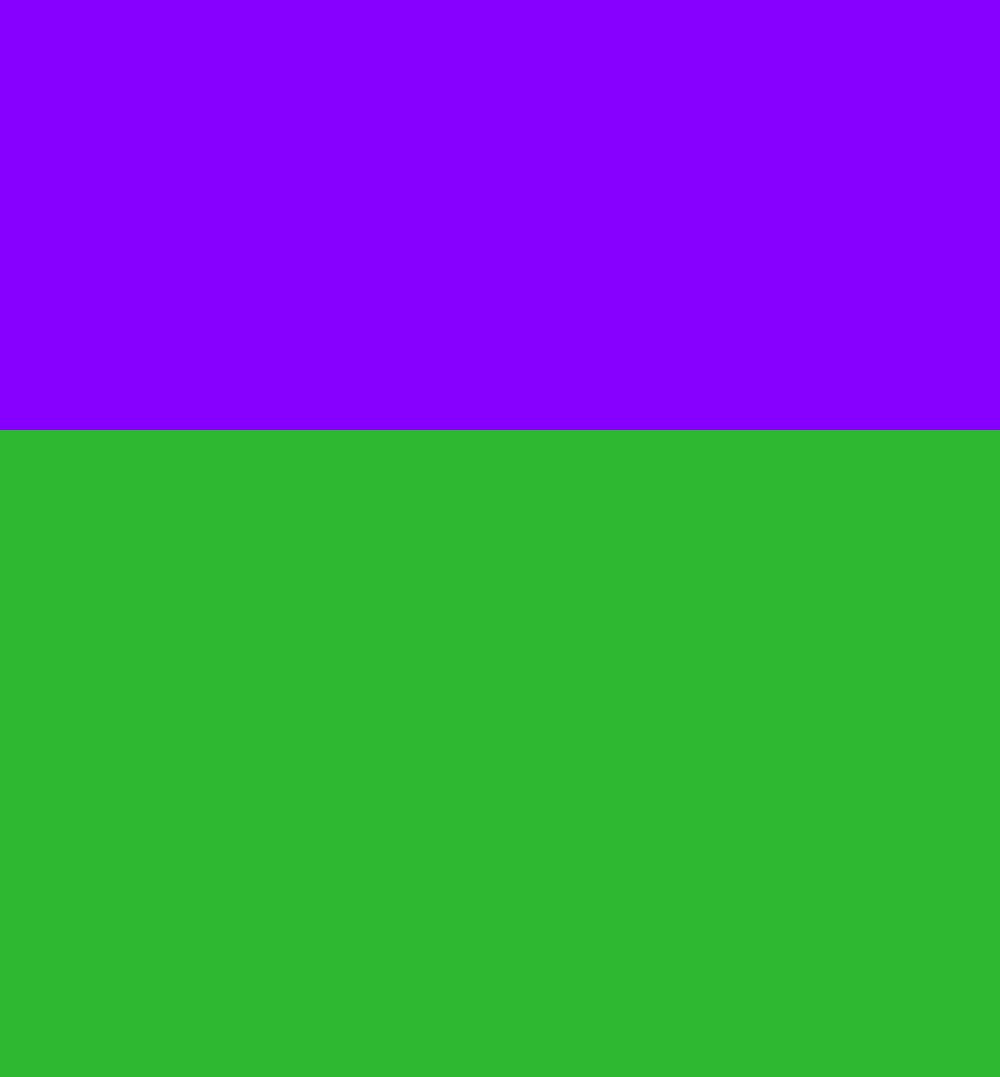 The width and height of the screenshot is (1000, 1077). Describe the element at coordinates (92, 746) in the screenshot. I see `'Security'` at that location.